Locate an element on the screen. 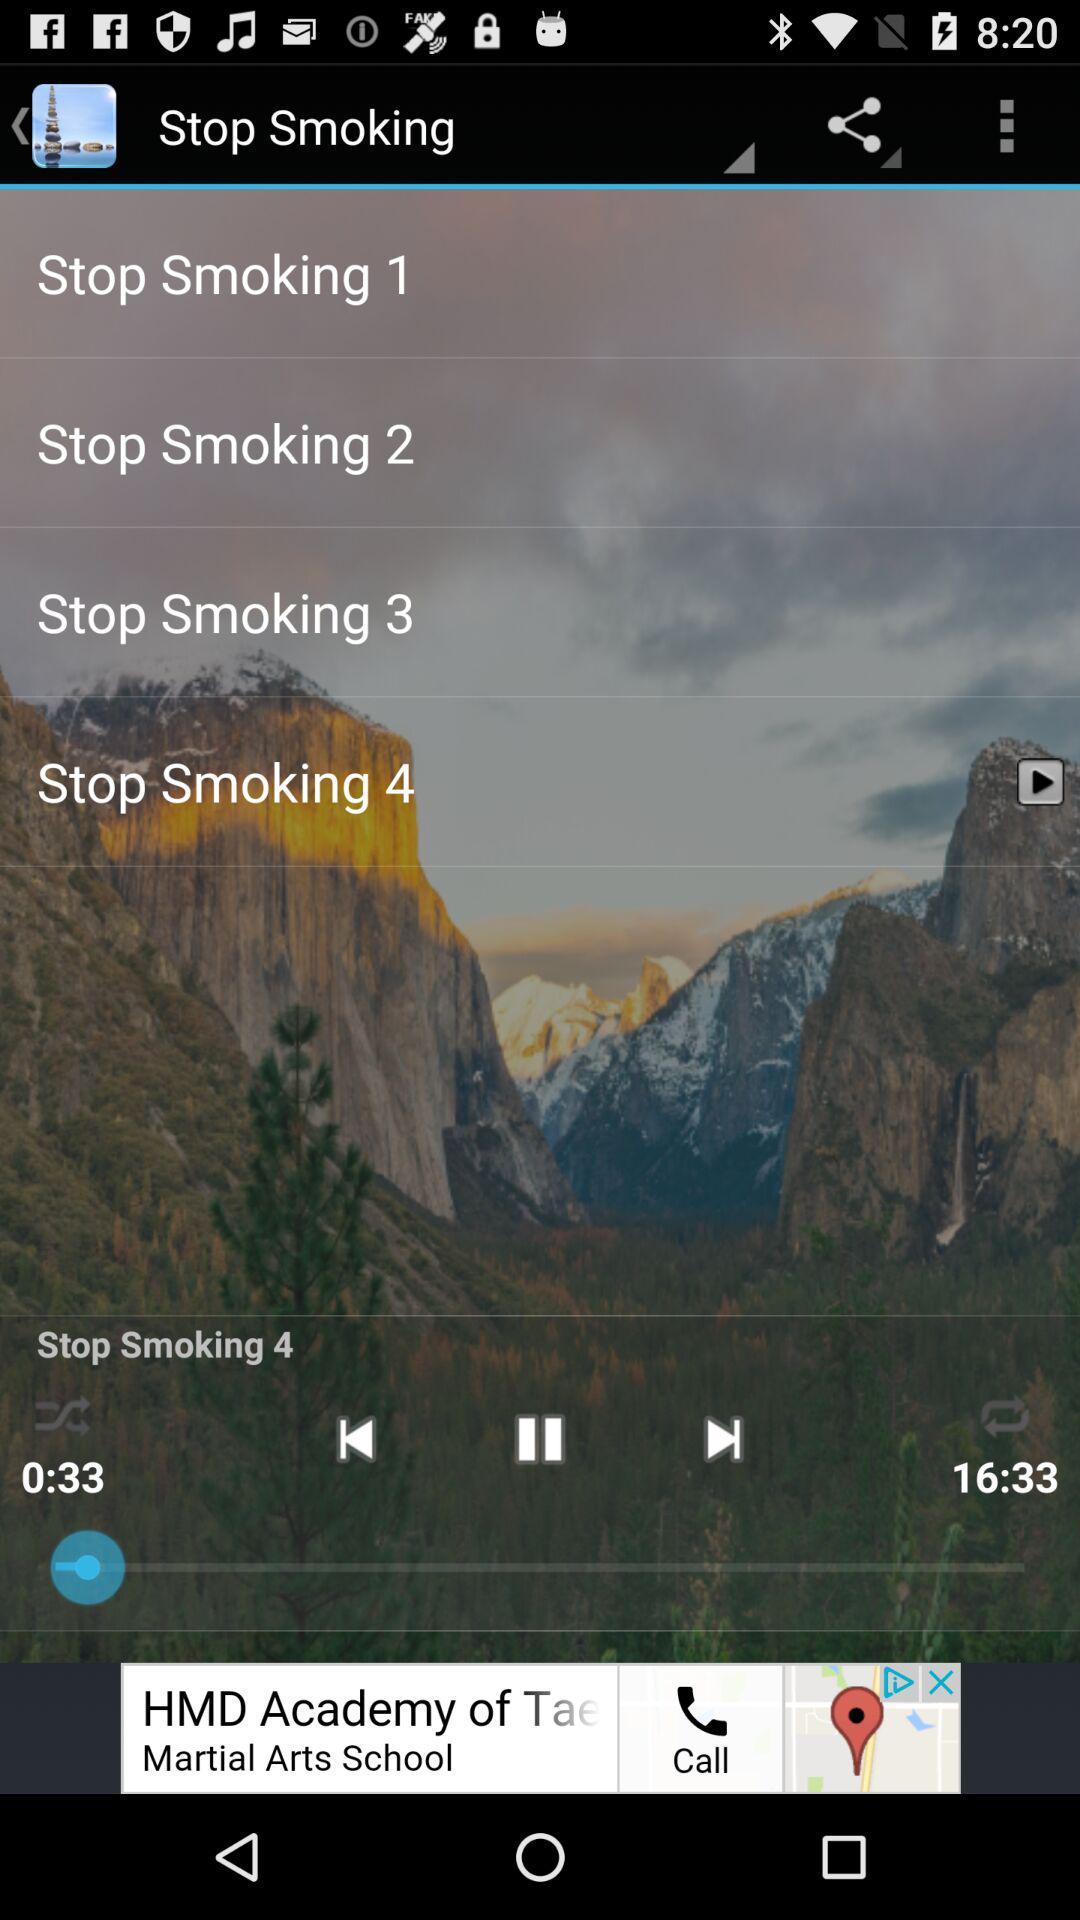 This screenshot has width=1080, height=1920. the skip_previous icon is located at coordinates (354, 1538).